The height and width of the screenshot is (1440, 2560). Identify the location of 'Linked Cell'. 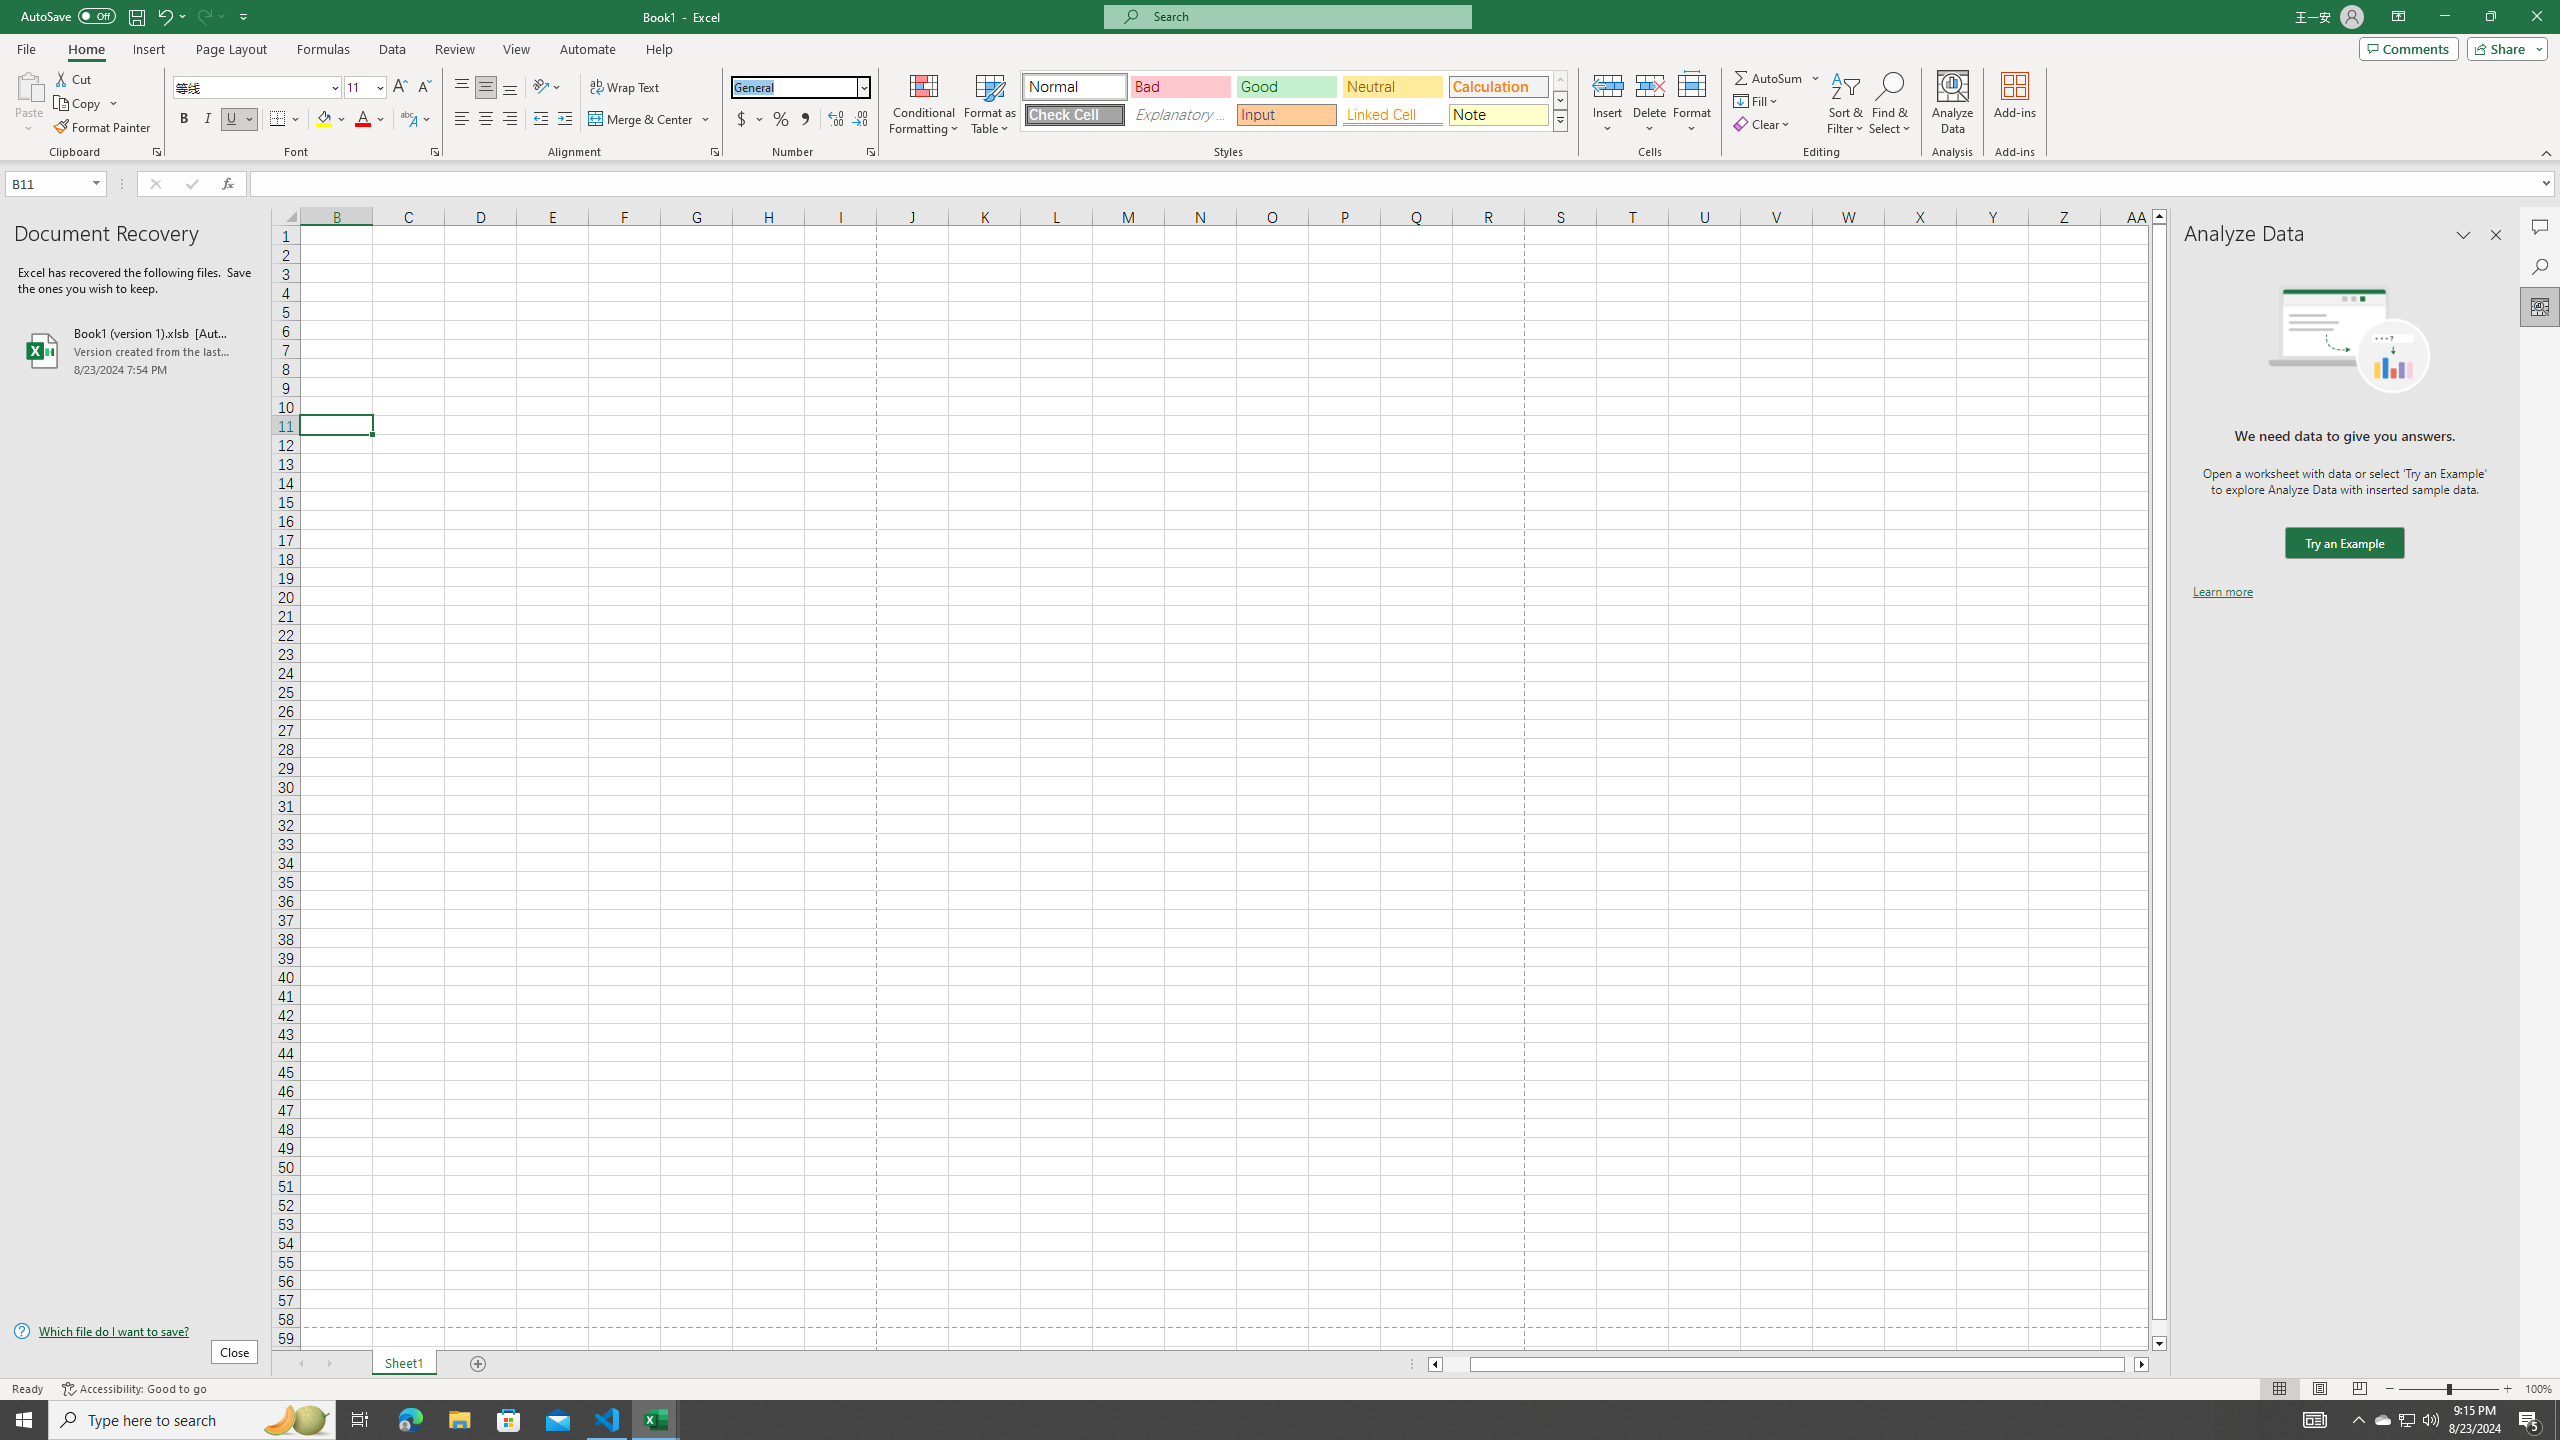
(1391, 114).